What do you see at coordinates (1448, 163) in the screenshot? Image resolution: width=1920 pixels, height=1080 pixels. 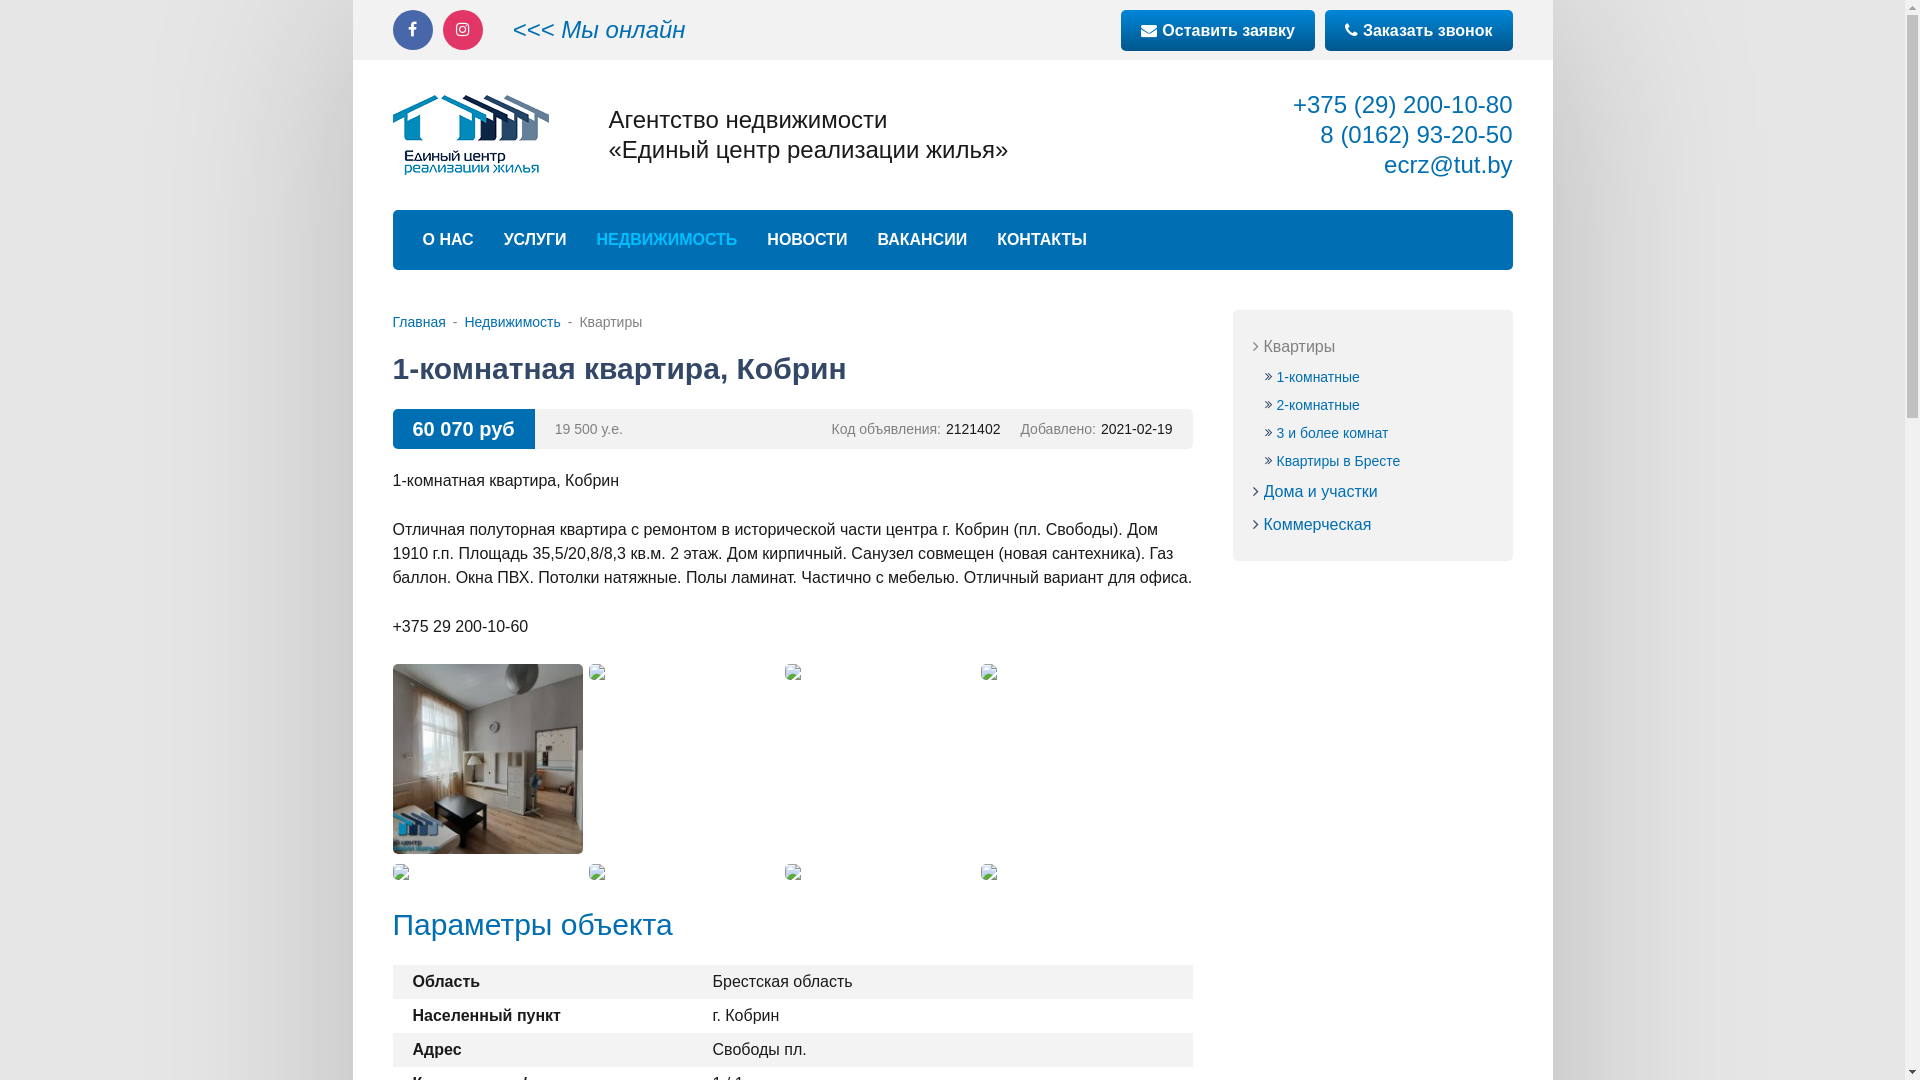 I see `'ecrz@tut.by'` at bounding box center [1448, 163].